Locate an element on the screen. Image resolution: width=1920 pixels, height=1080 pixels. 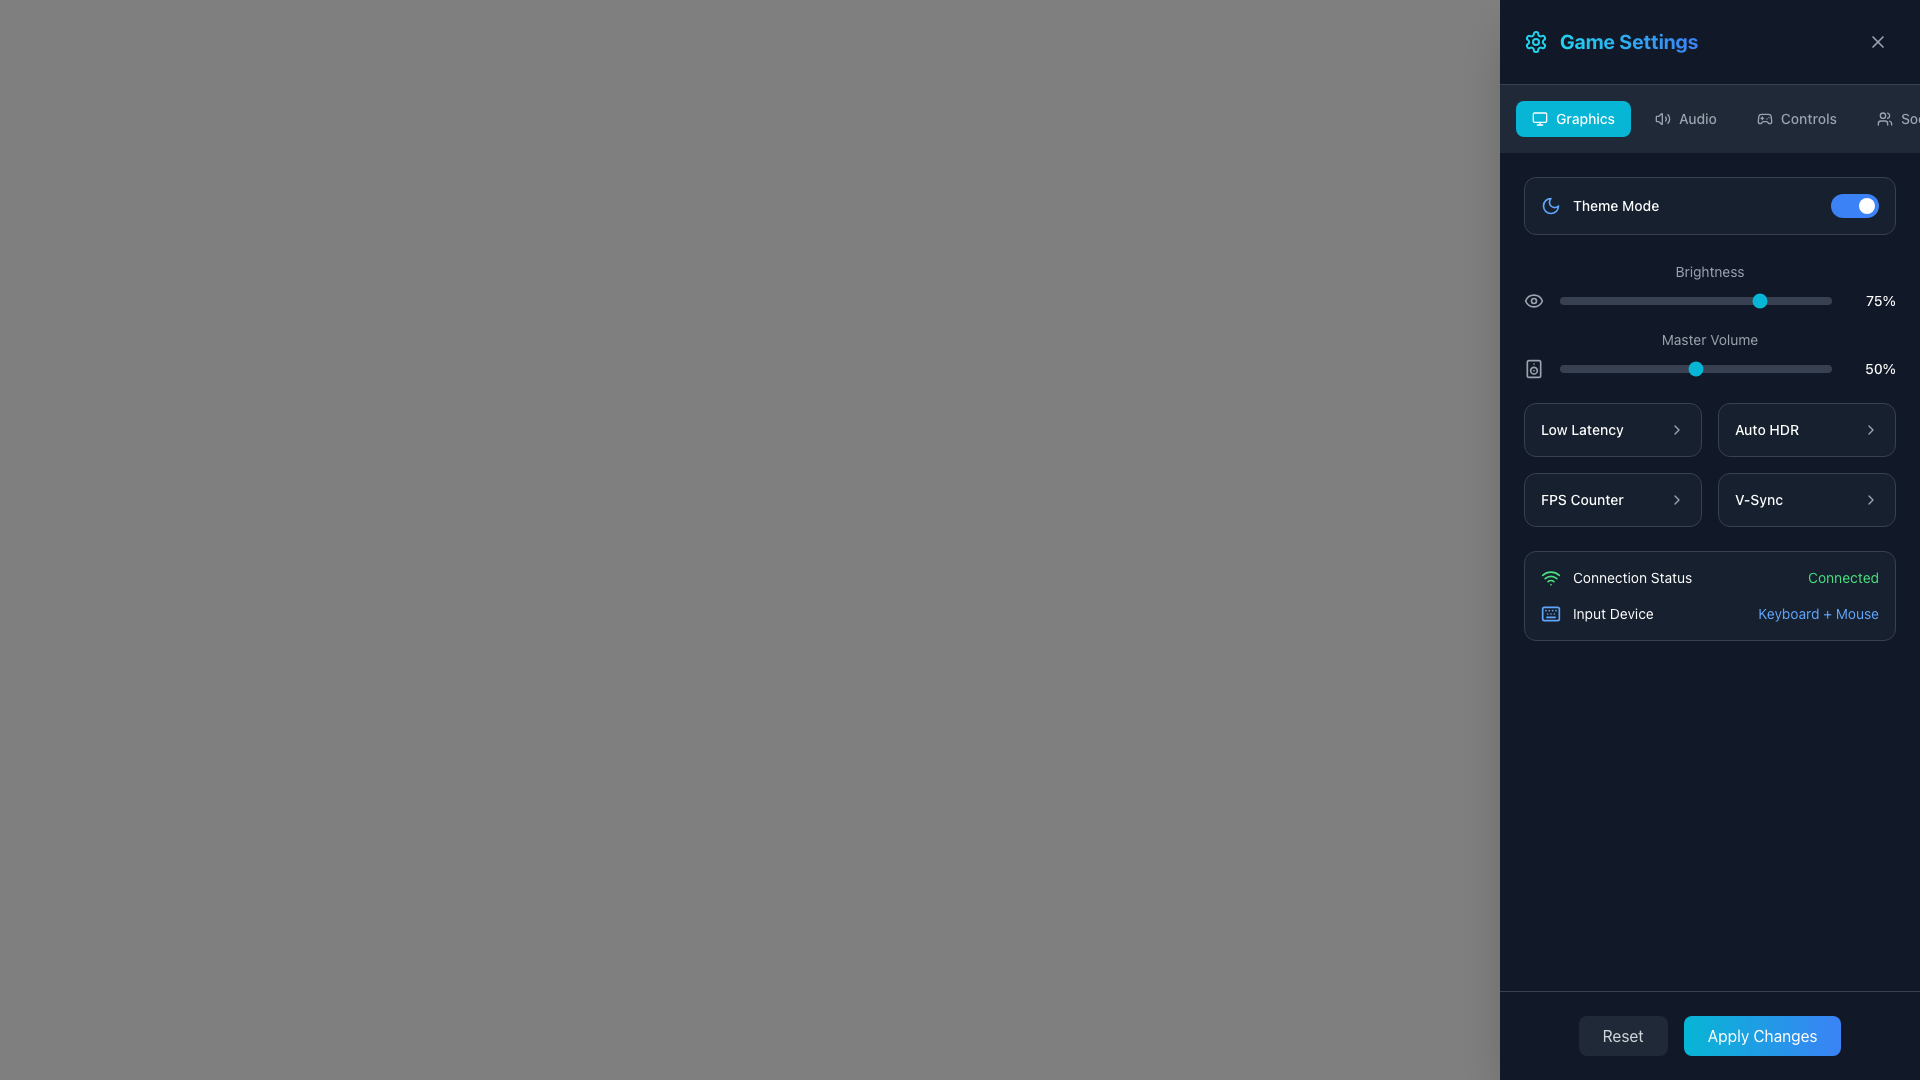
the cogwheel icon located is located at coordinates (1535, 42).